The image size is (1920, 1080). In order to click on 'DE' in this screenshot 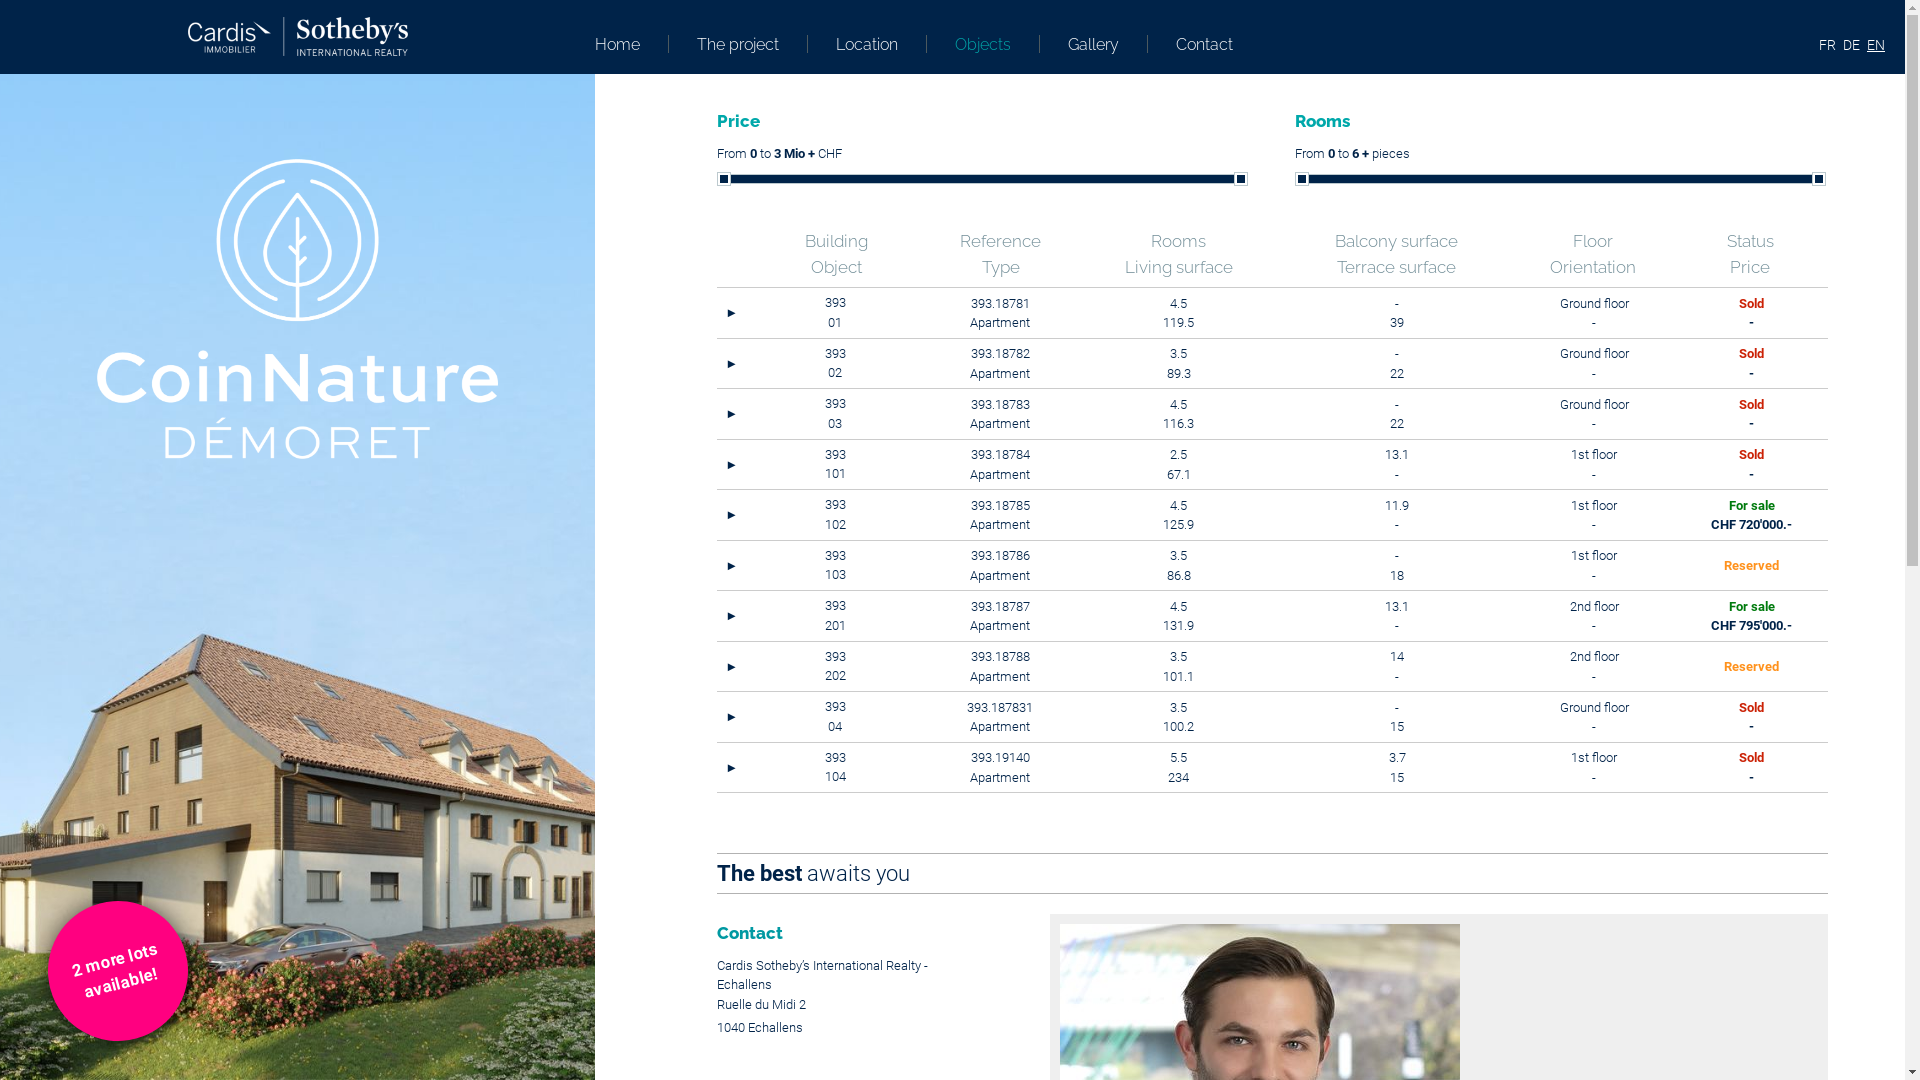, I will do `click(1850, 45)`.